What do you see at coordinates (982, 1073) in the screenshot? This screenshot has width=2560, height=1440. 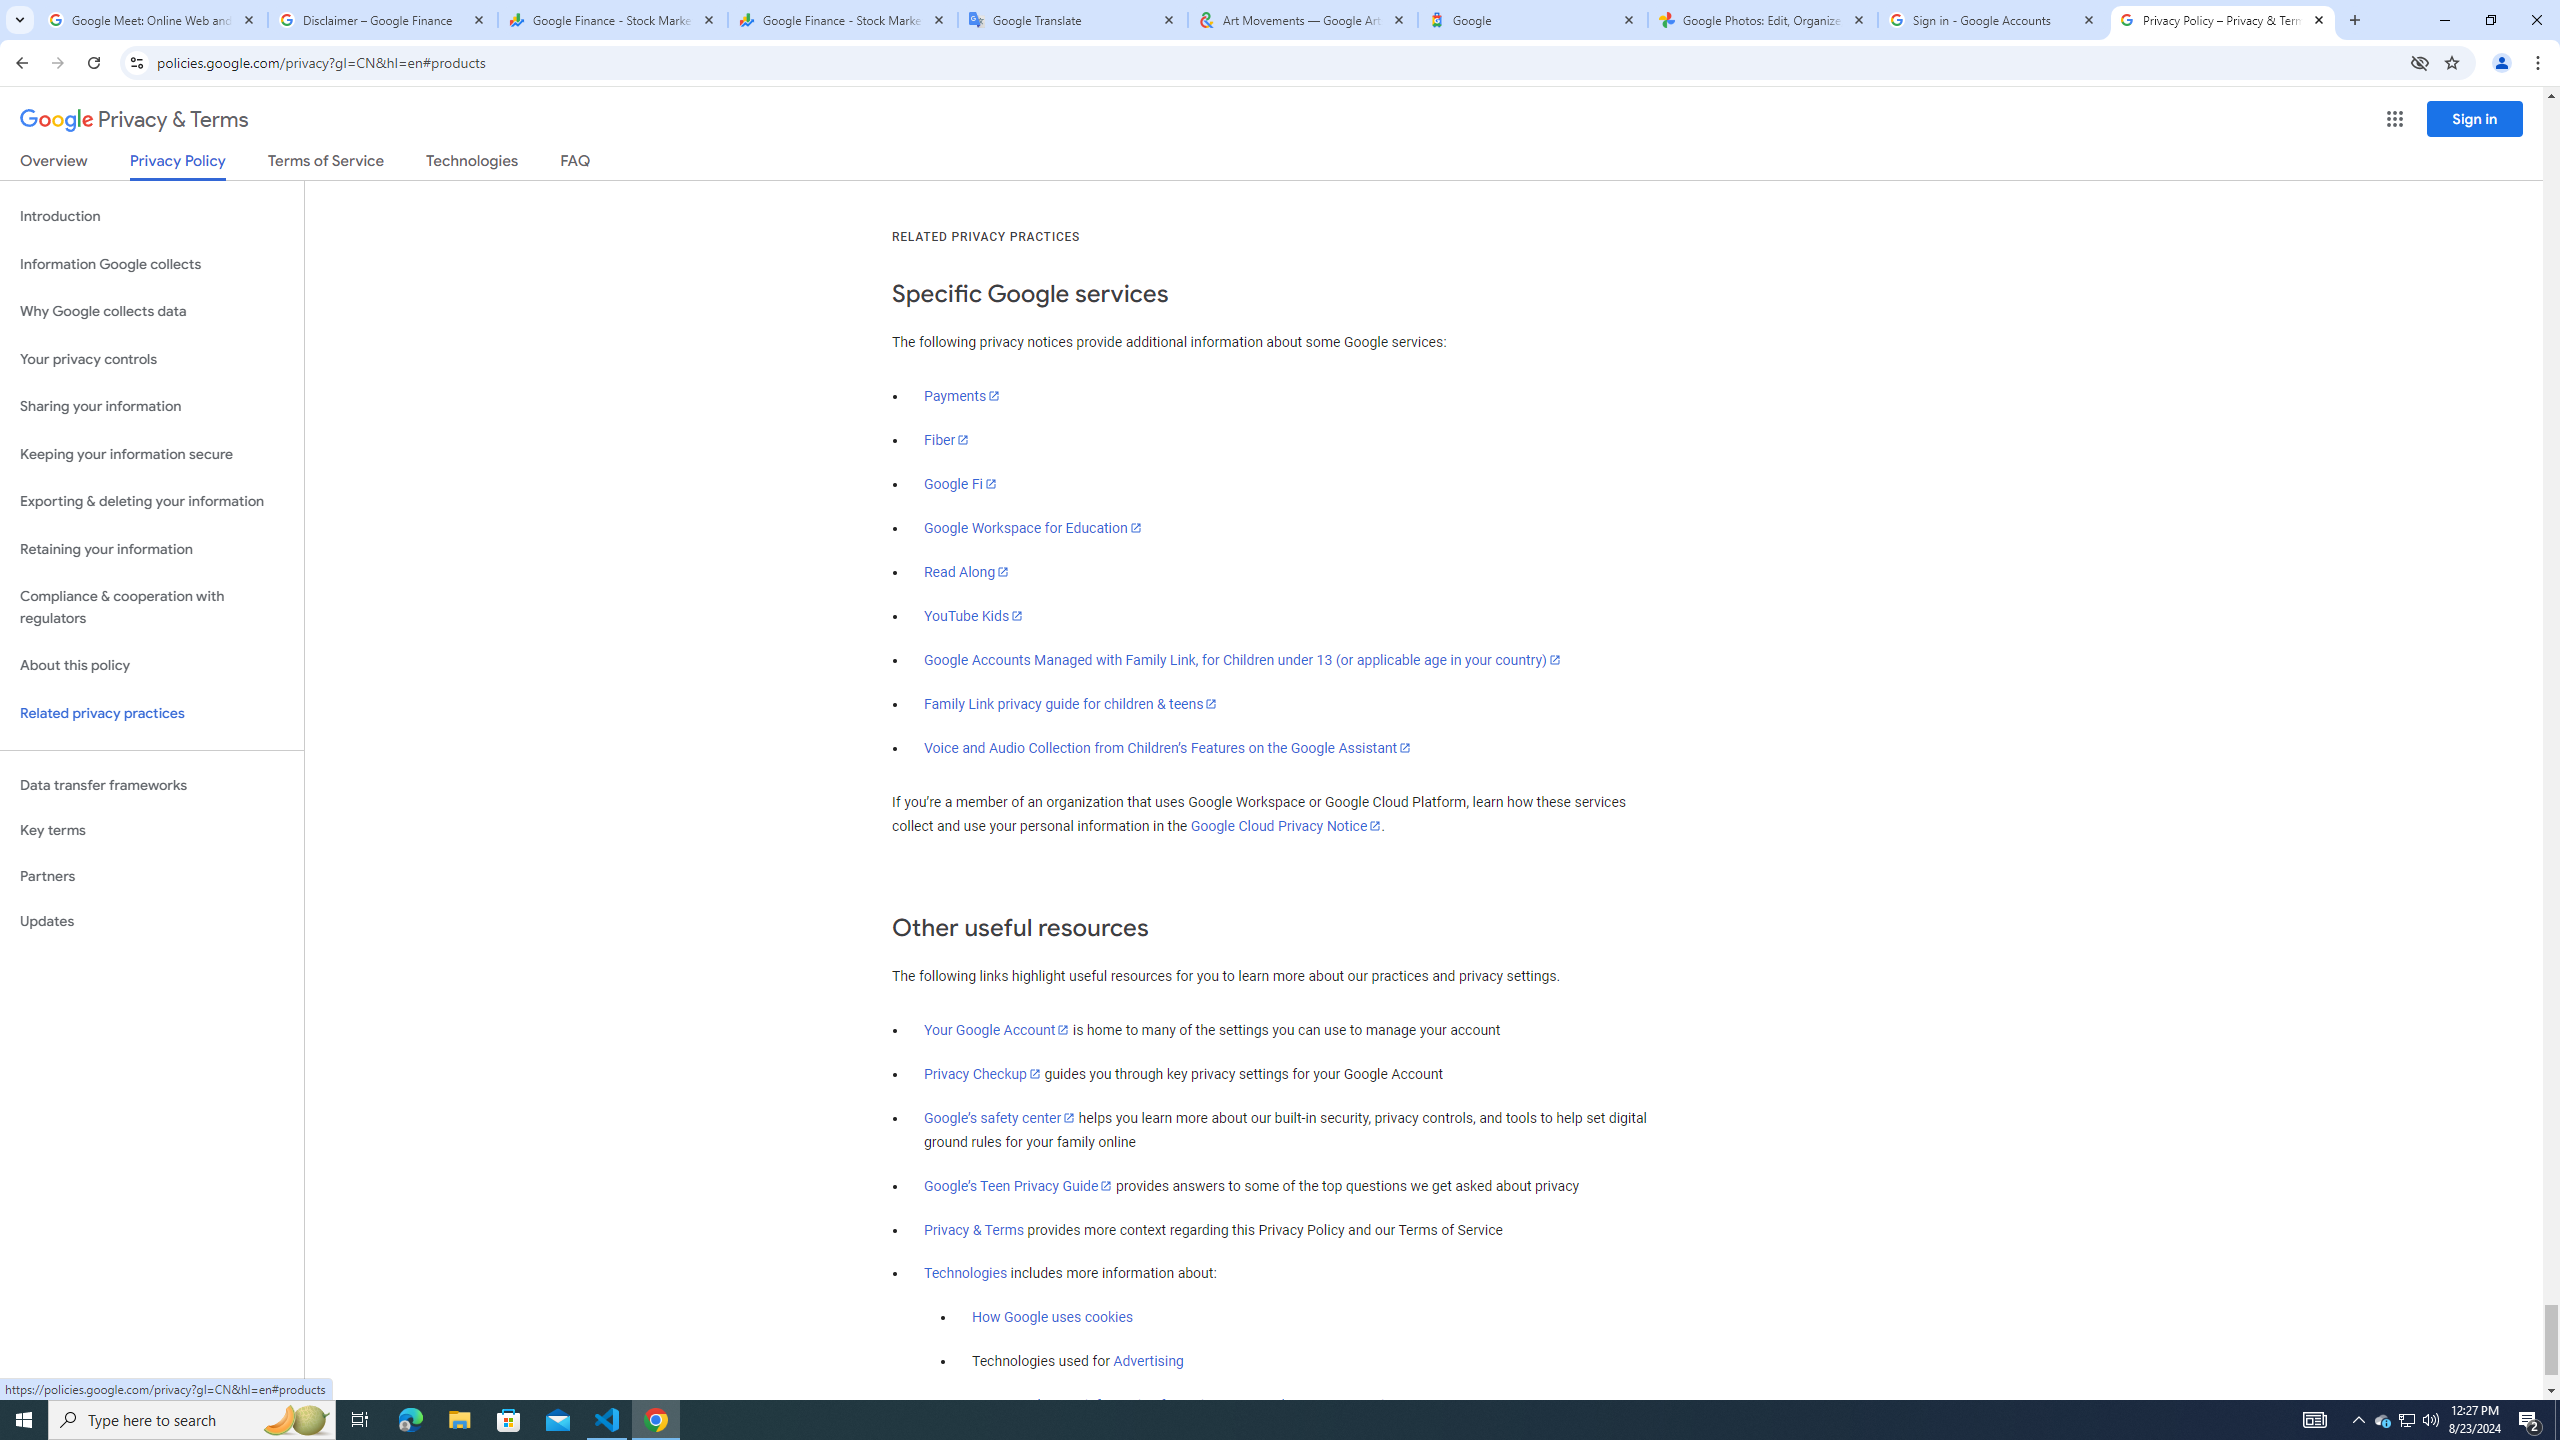 I see `'Privacy Checkup'` at bounding box center [982, 1073].